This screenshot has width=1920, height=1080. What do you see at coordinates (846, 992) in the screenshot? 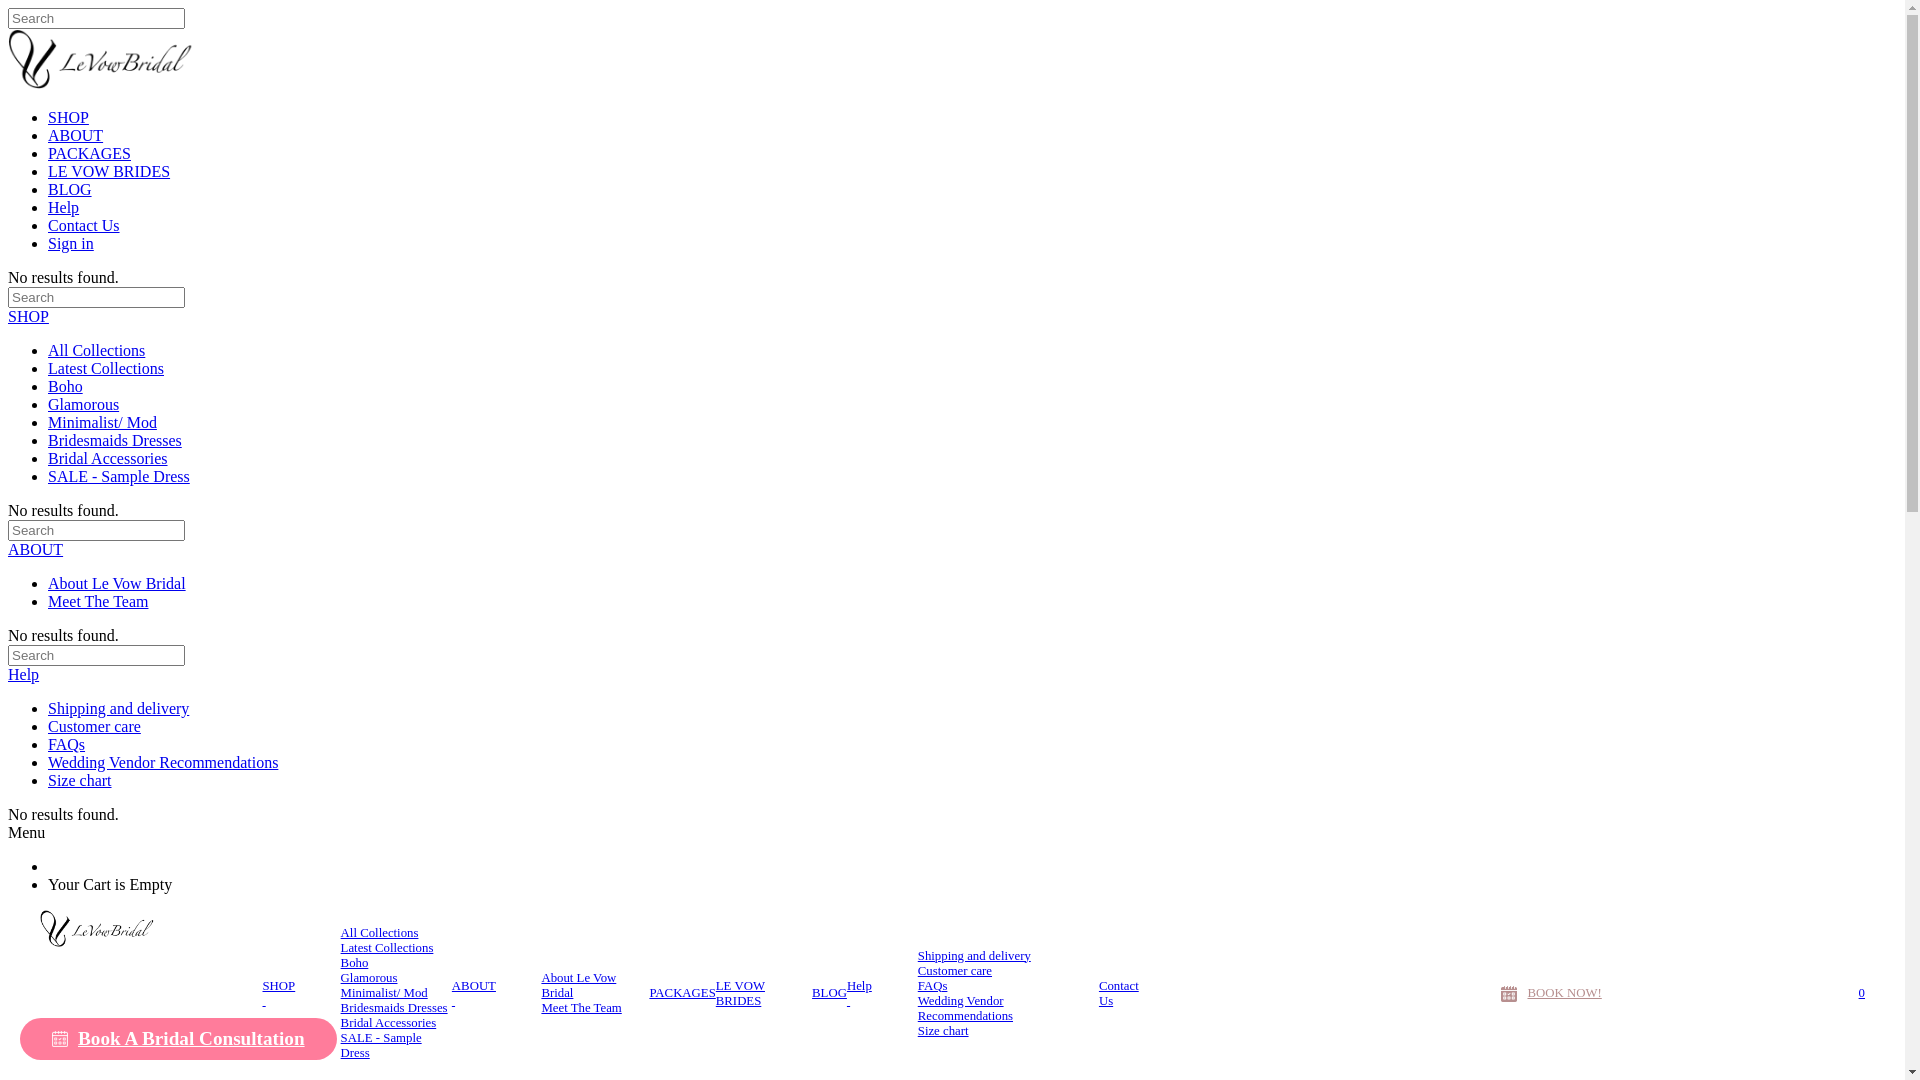
I see `'Help  '` at bounding box center [846, 992].